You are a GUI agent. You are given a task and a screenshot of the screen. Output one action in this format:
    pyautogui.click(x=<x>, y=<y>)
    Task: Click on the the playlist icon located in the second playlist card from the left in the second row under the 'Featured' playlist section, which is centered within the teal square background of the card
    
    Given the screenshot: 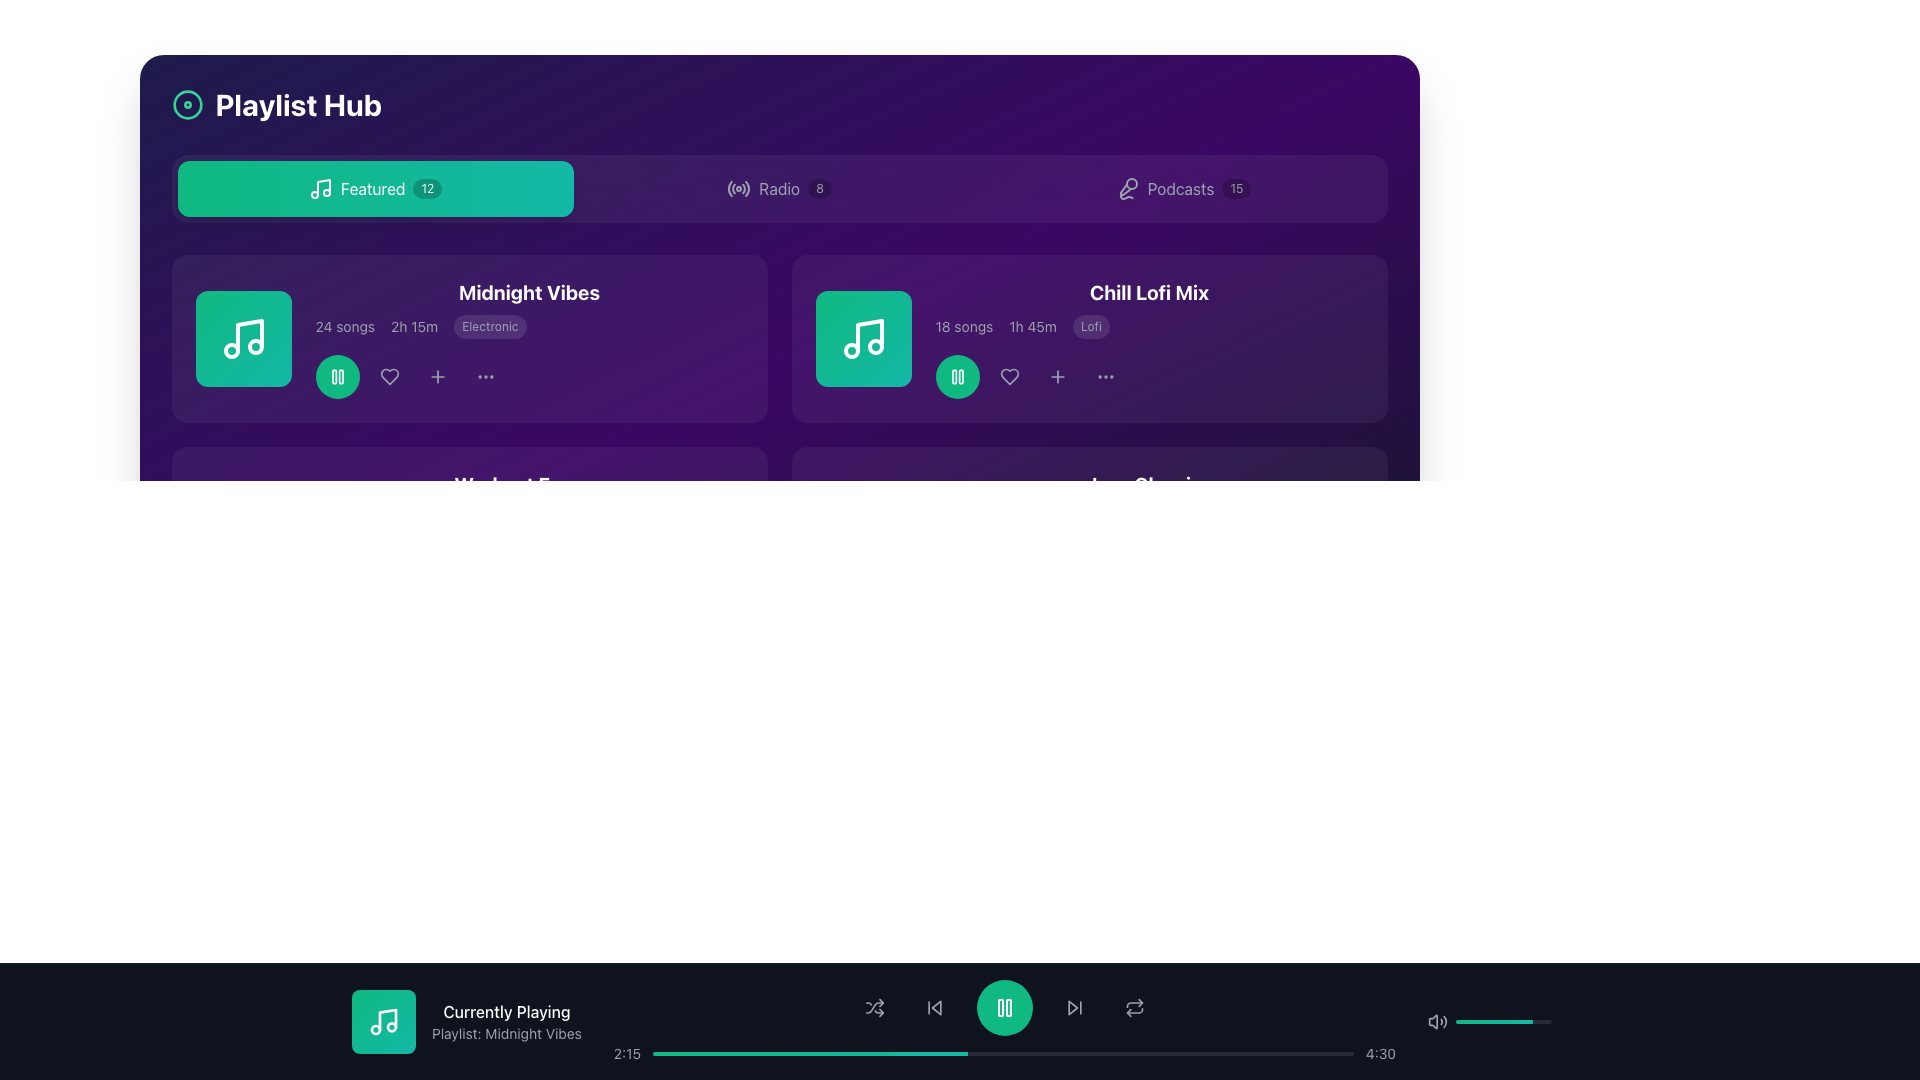 What is the action you would take?
    pyautogui.click(x=863, y=338)
    